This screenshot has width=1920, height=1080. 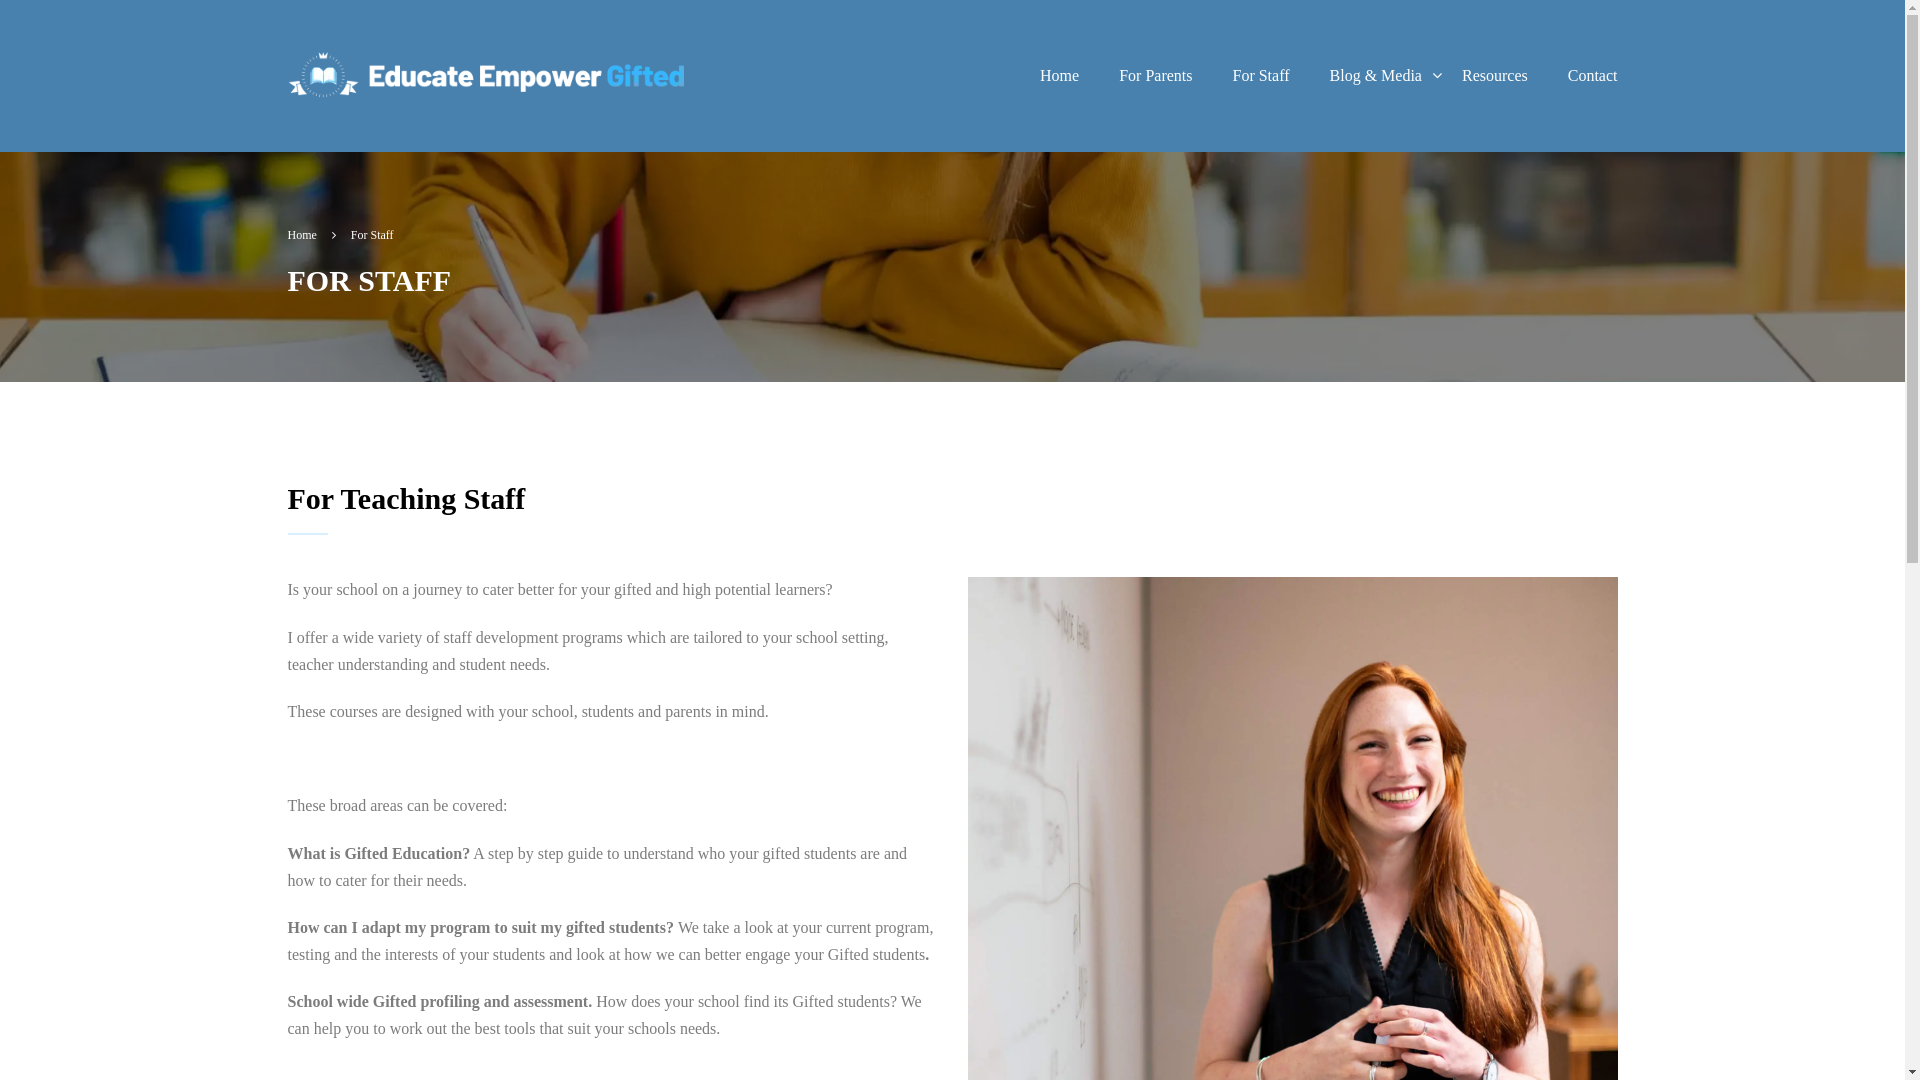 What do you see at coordinates (1547, 75) in the screenshot?
I see `'Contact'` at bounding box center [1547, 75].